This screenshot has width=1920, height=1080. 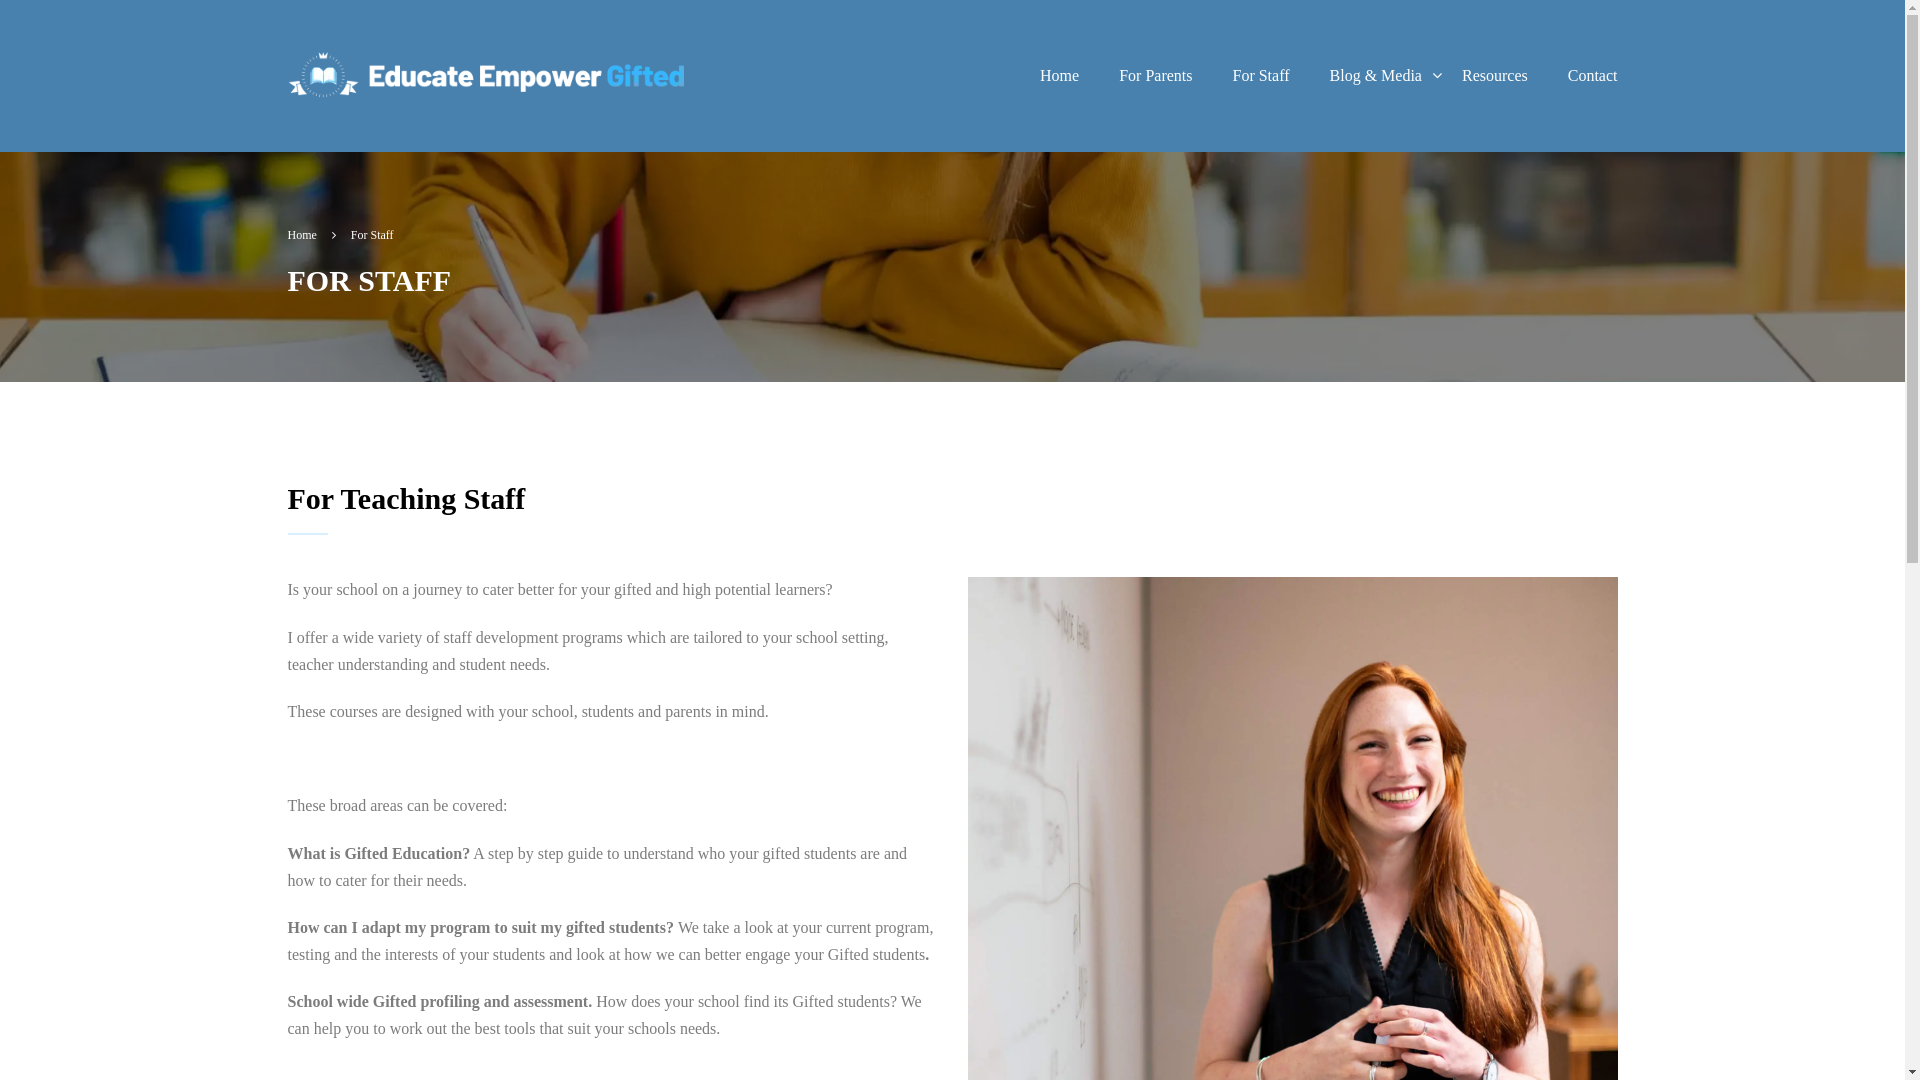 What do you see at coordinates (1547, 75) in the screenshot?
I see `'Contact'` at bounding box center [1547, 75].